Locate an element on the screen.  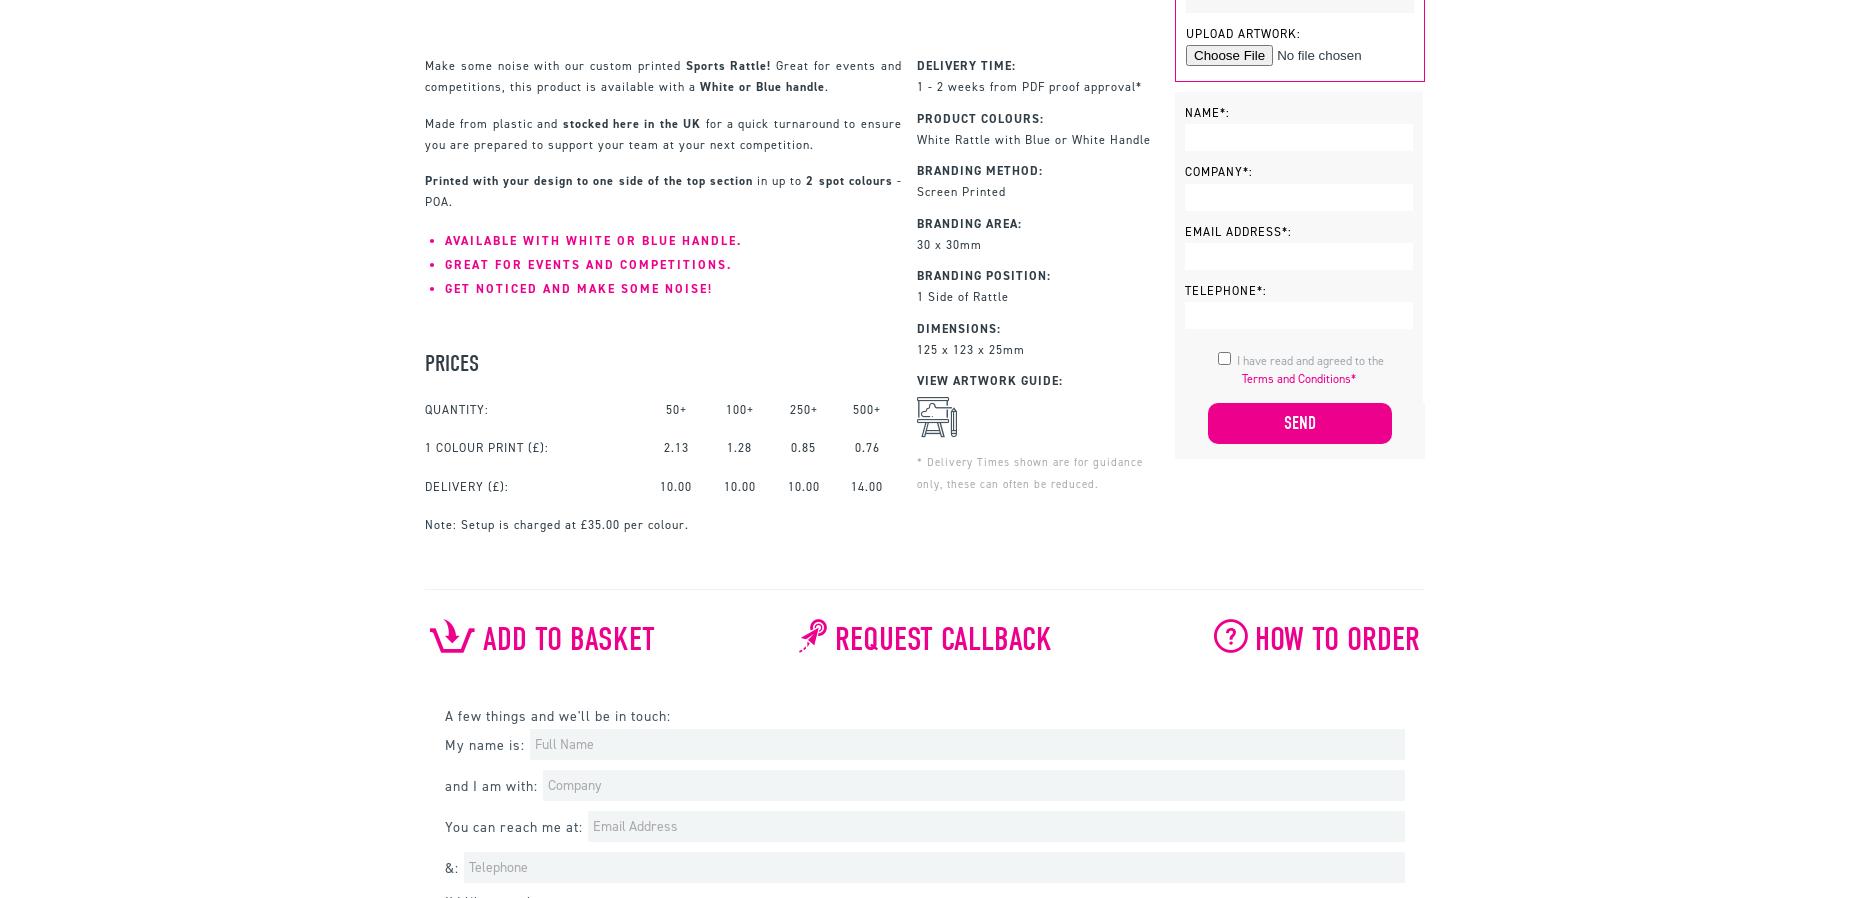
'Made from plastic and' is located at coordinates (493, 122).